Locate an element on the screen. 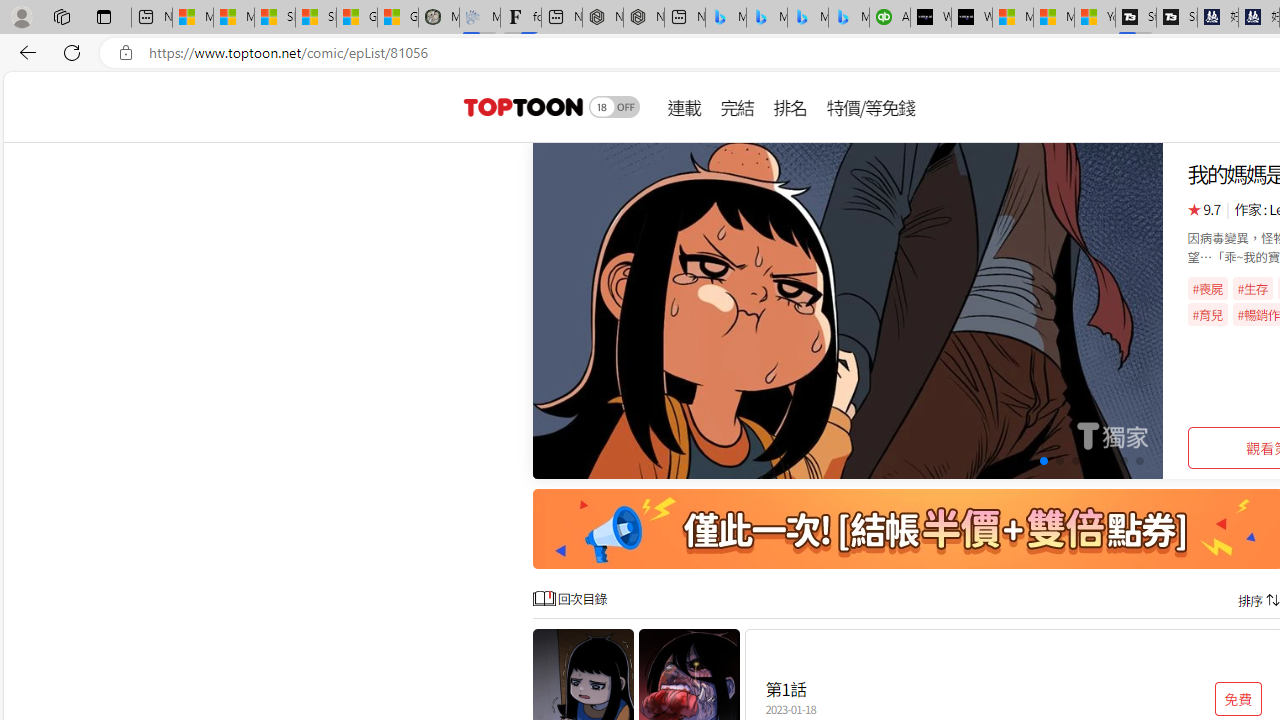  'Streaming Coverage | T3' is located at coordinates (1136, 17).